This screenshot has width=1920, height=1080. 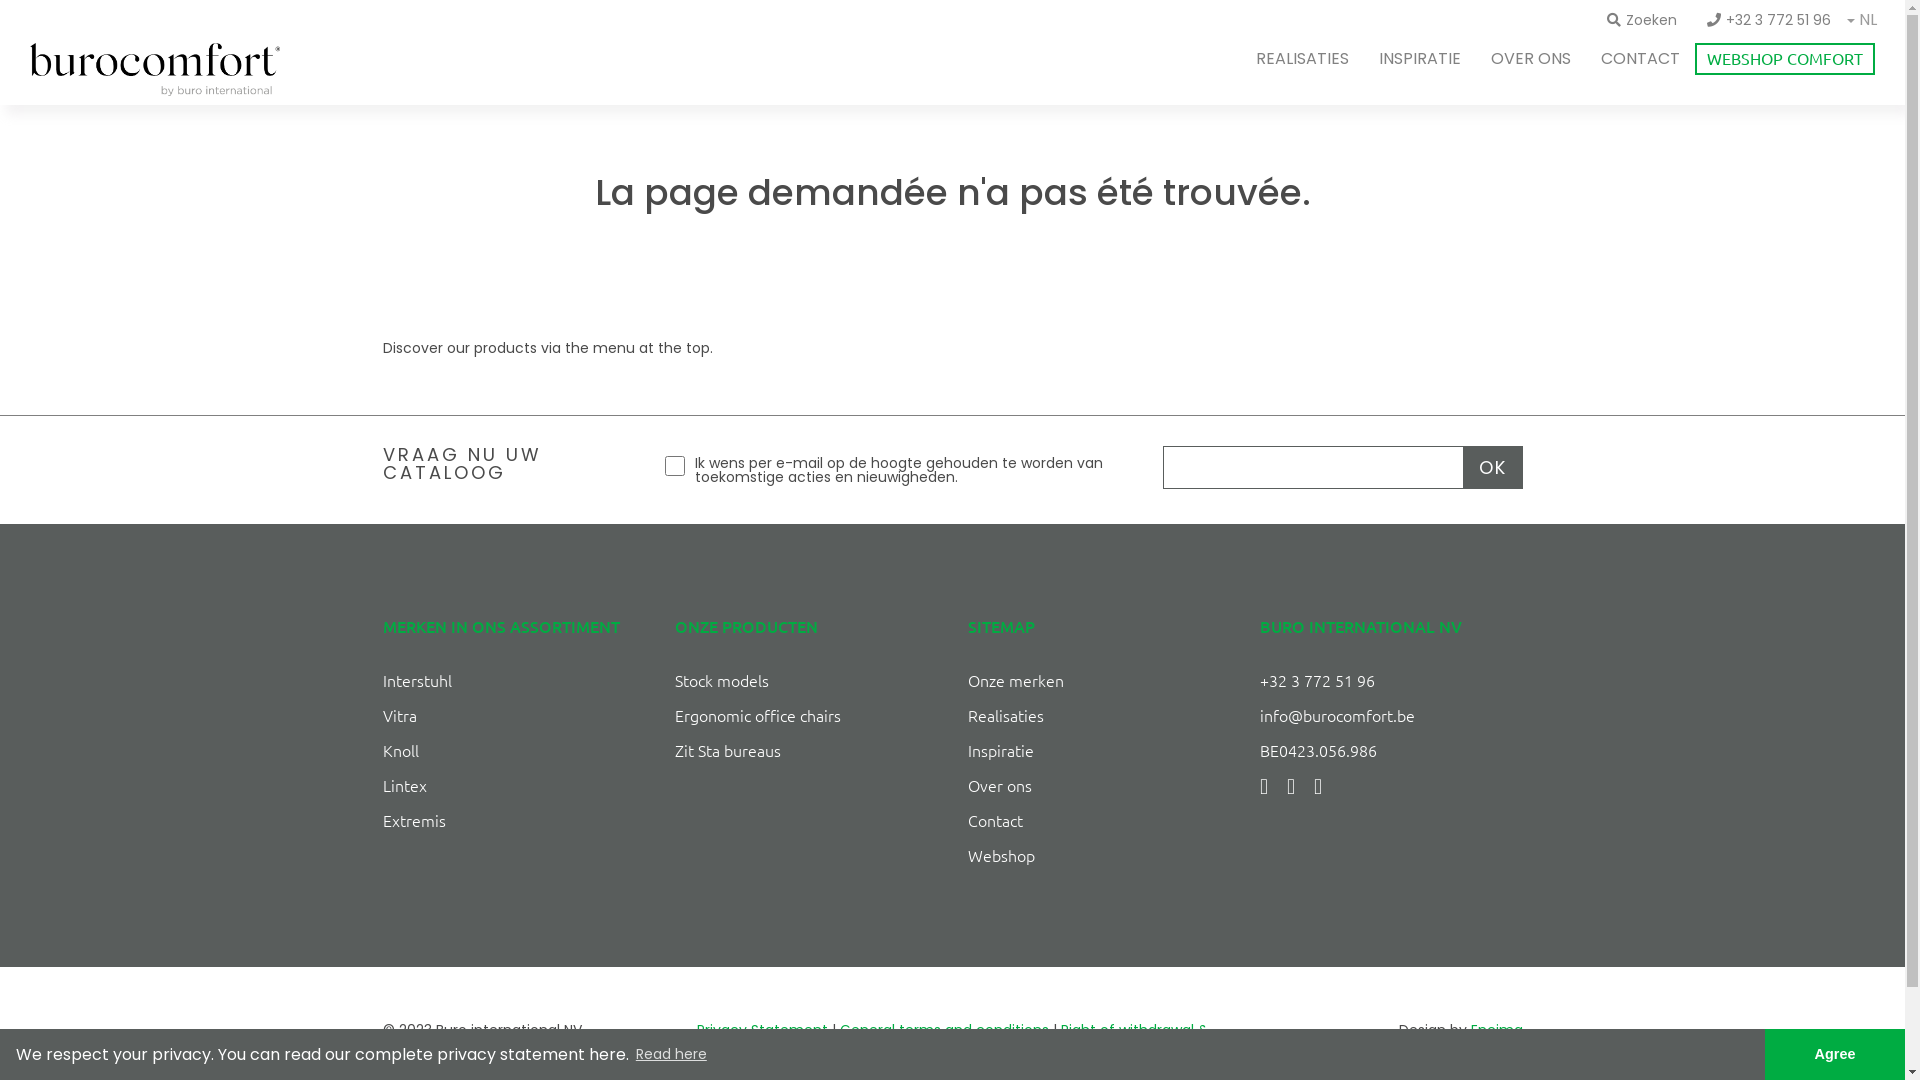 What do you see at coordinates (1640, 57) in the screenshot?
I see `'CONTACT'` at bounding box center [1640, 57].